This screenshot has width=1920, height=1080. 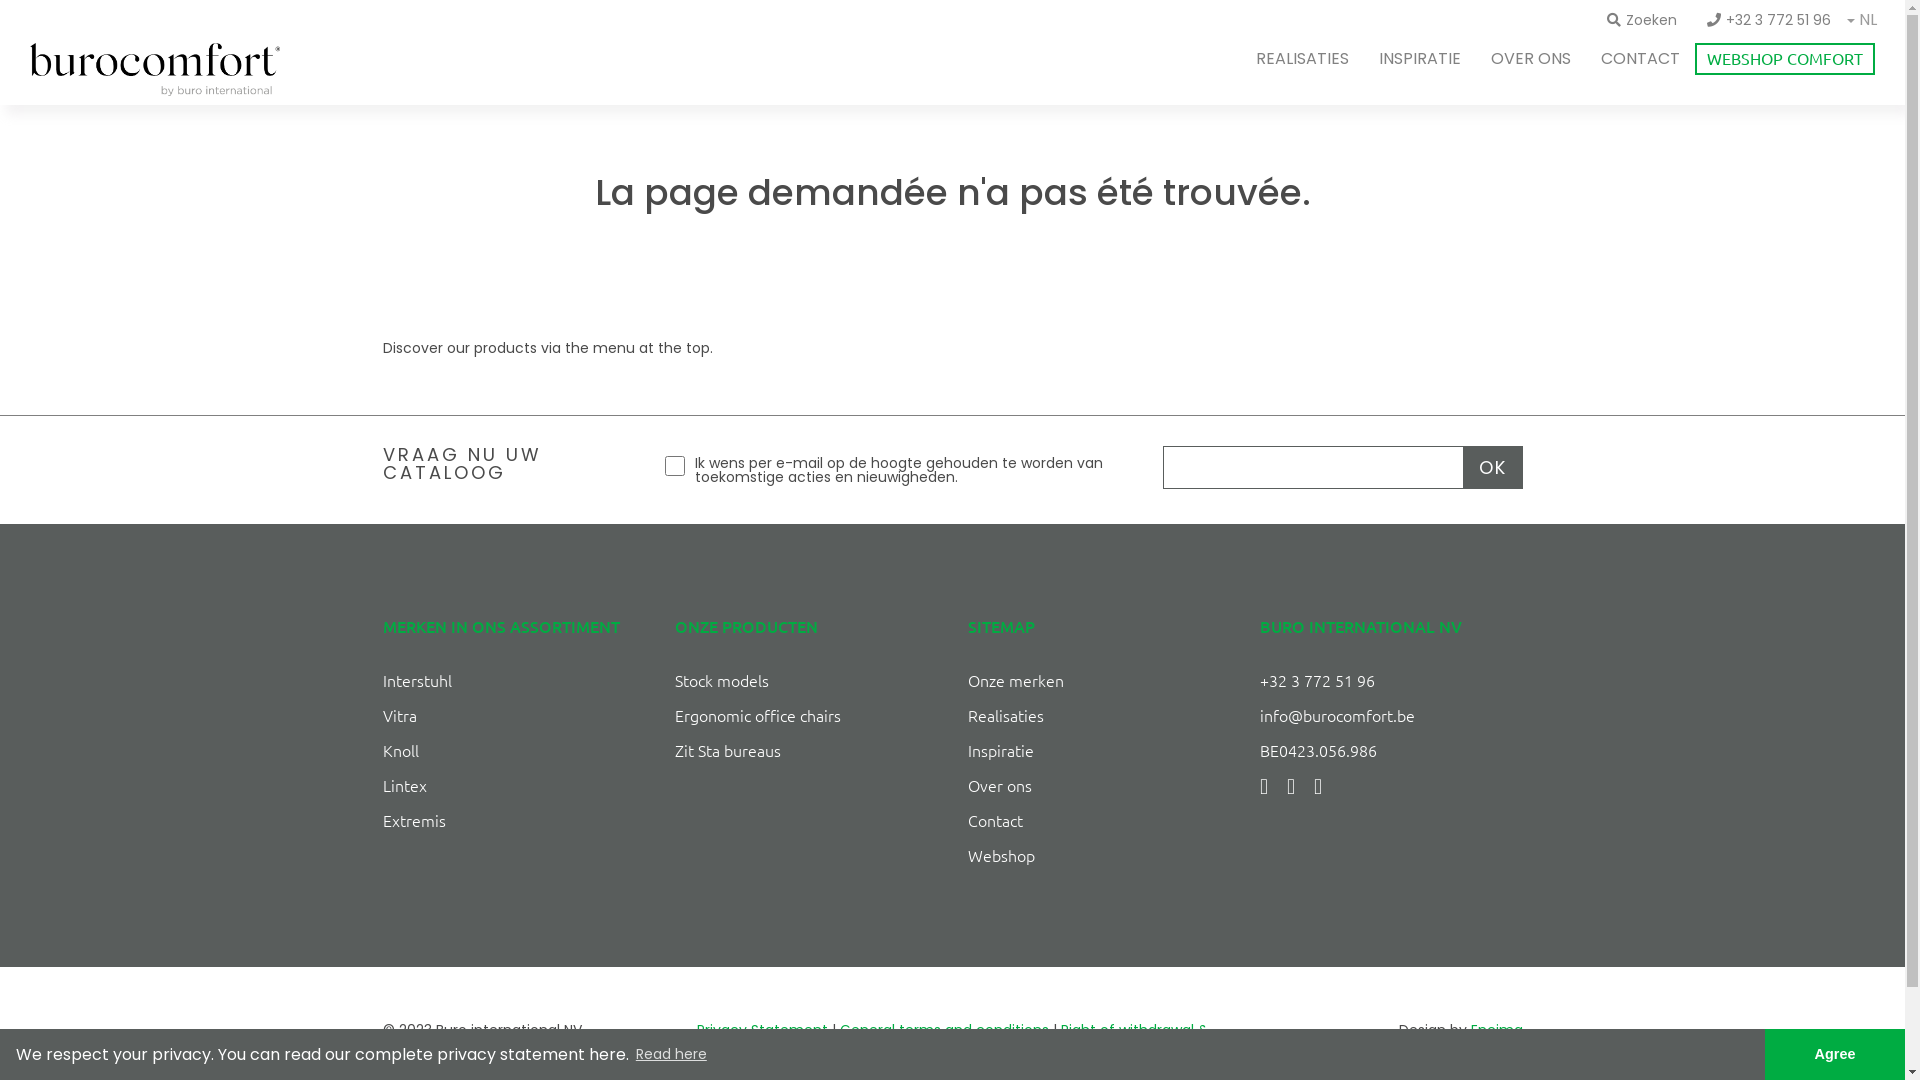 What do you see at coordinates (1640, 57) in the screenshot?
I see `'CONTACT'` at bounding box center [1640, 57].